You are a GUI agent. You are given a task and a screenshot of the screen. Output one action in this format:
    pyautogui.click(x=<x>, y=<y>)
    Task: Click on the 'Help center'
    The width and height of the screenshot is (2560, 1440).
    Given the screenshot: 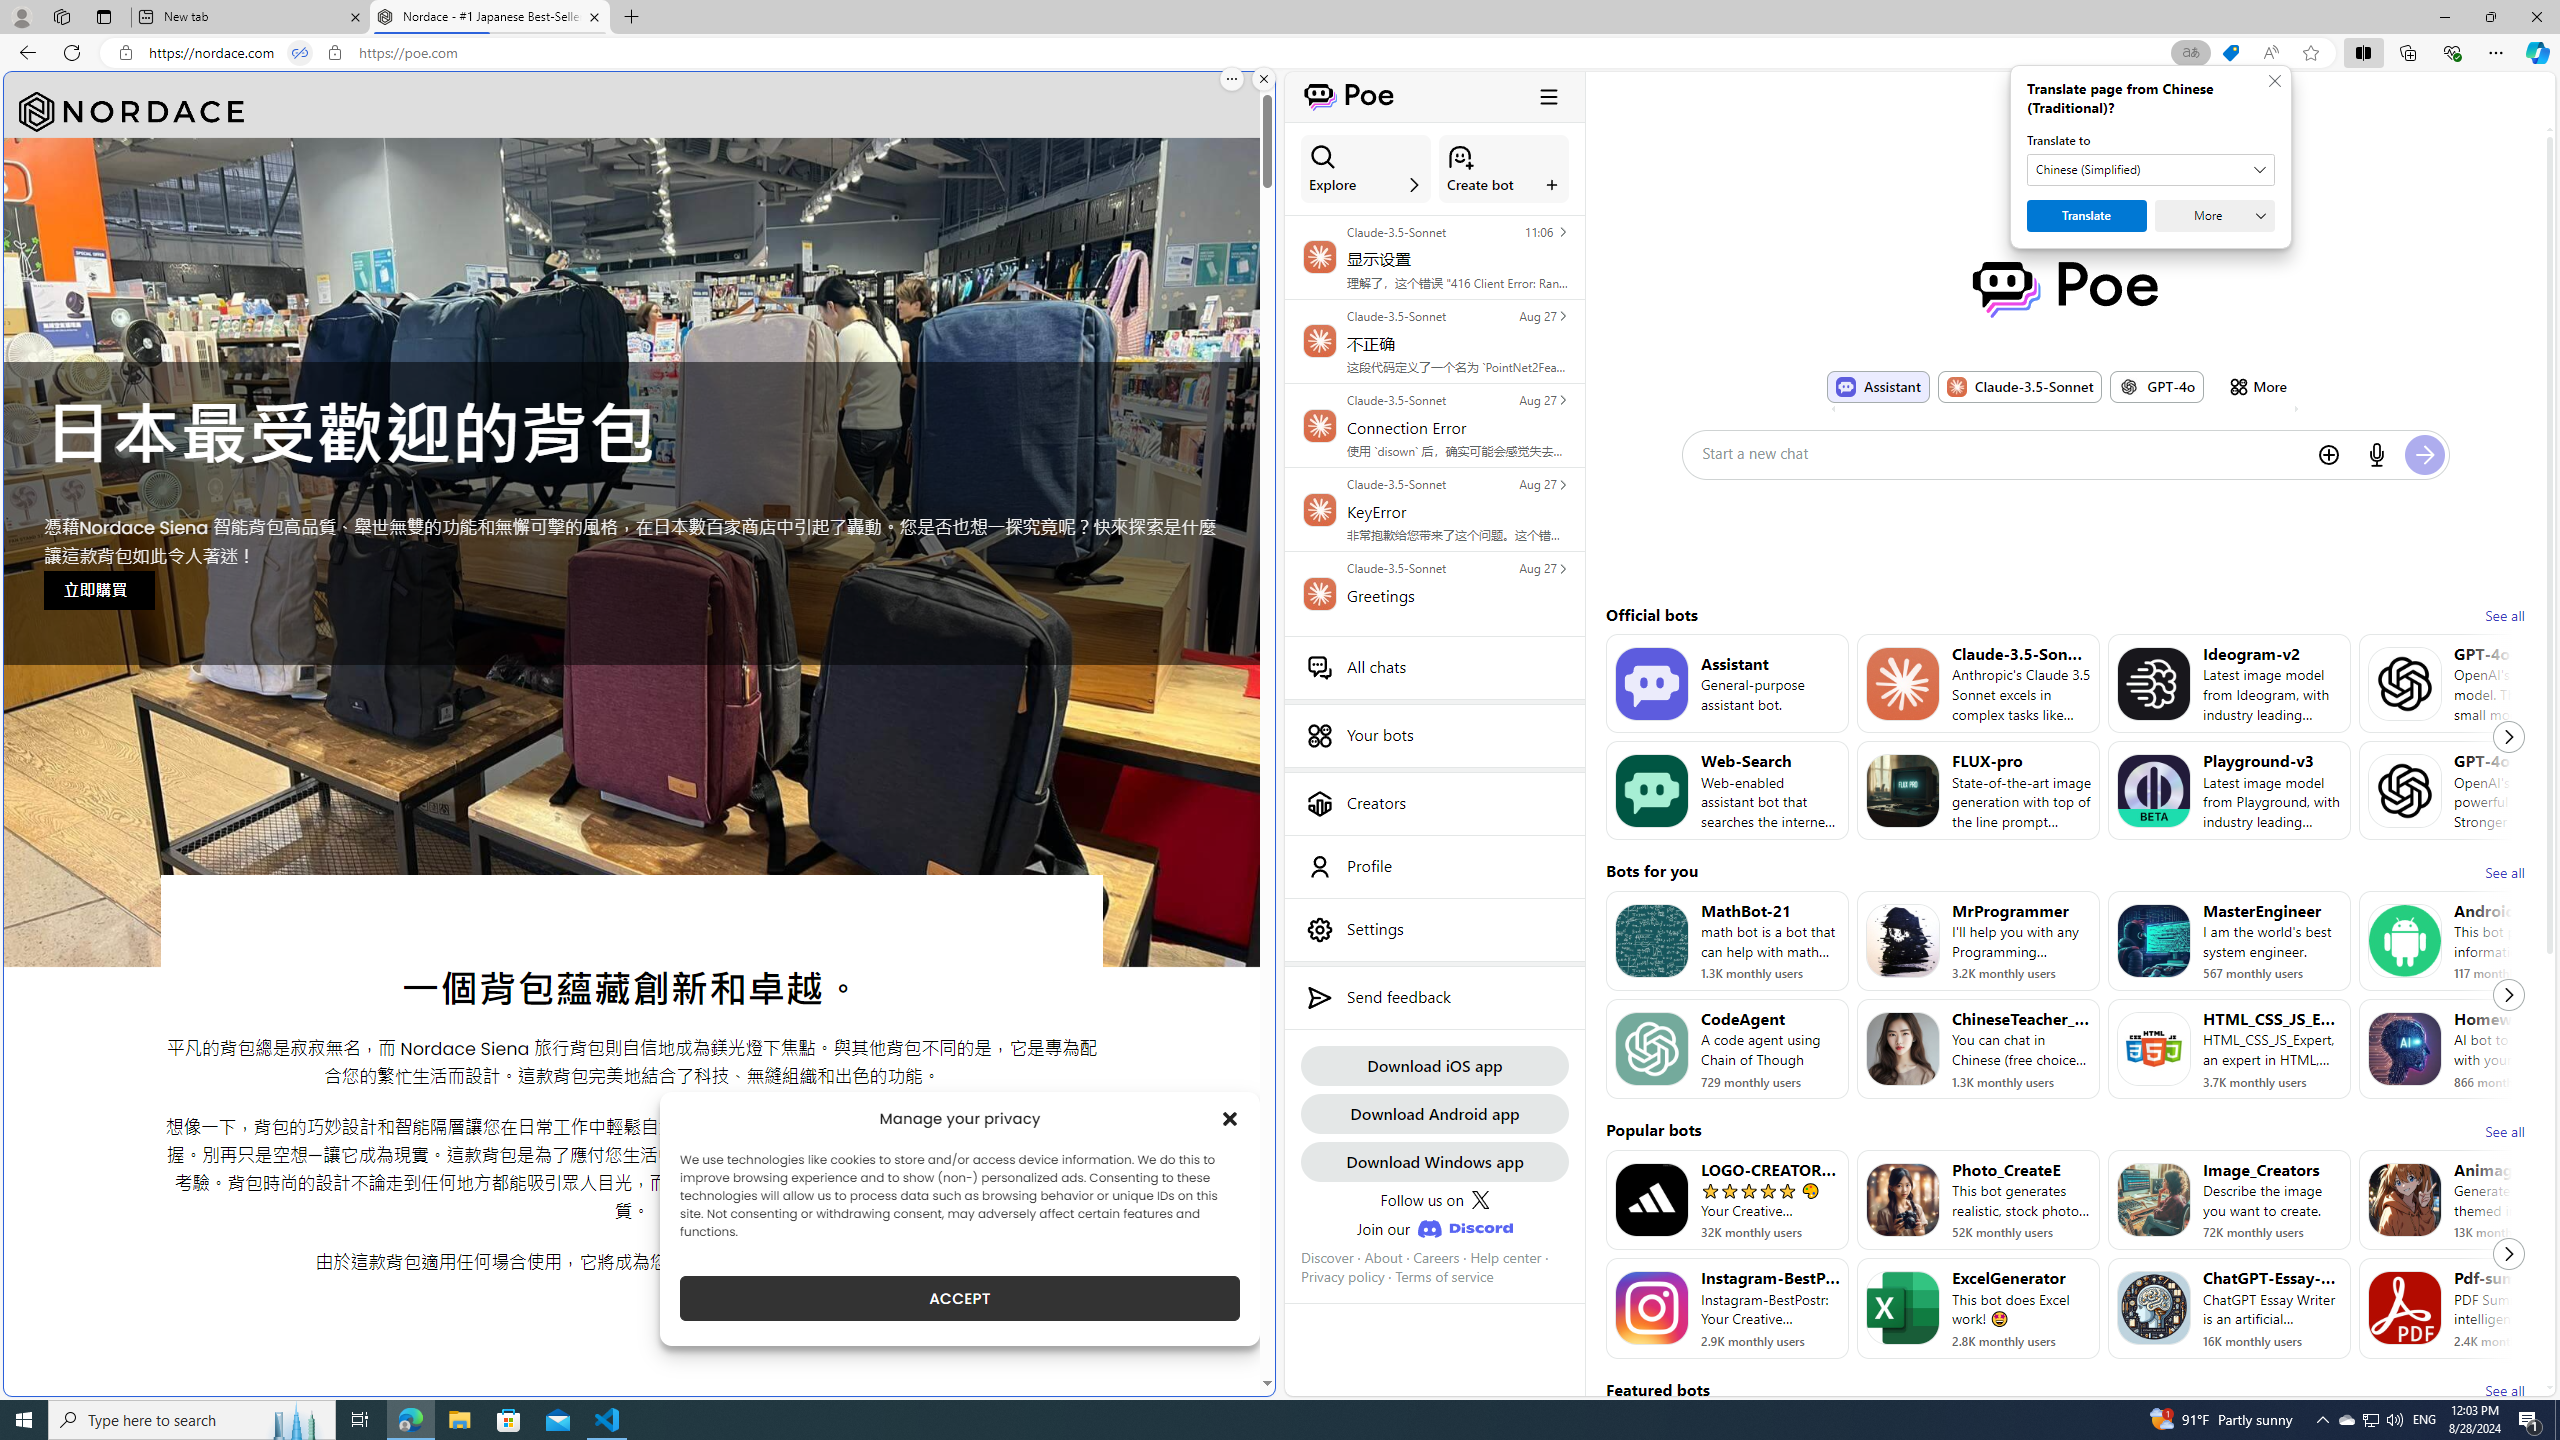 What is the action you would take?
    pyautogui.click(x=1504, y=1256)
    